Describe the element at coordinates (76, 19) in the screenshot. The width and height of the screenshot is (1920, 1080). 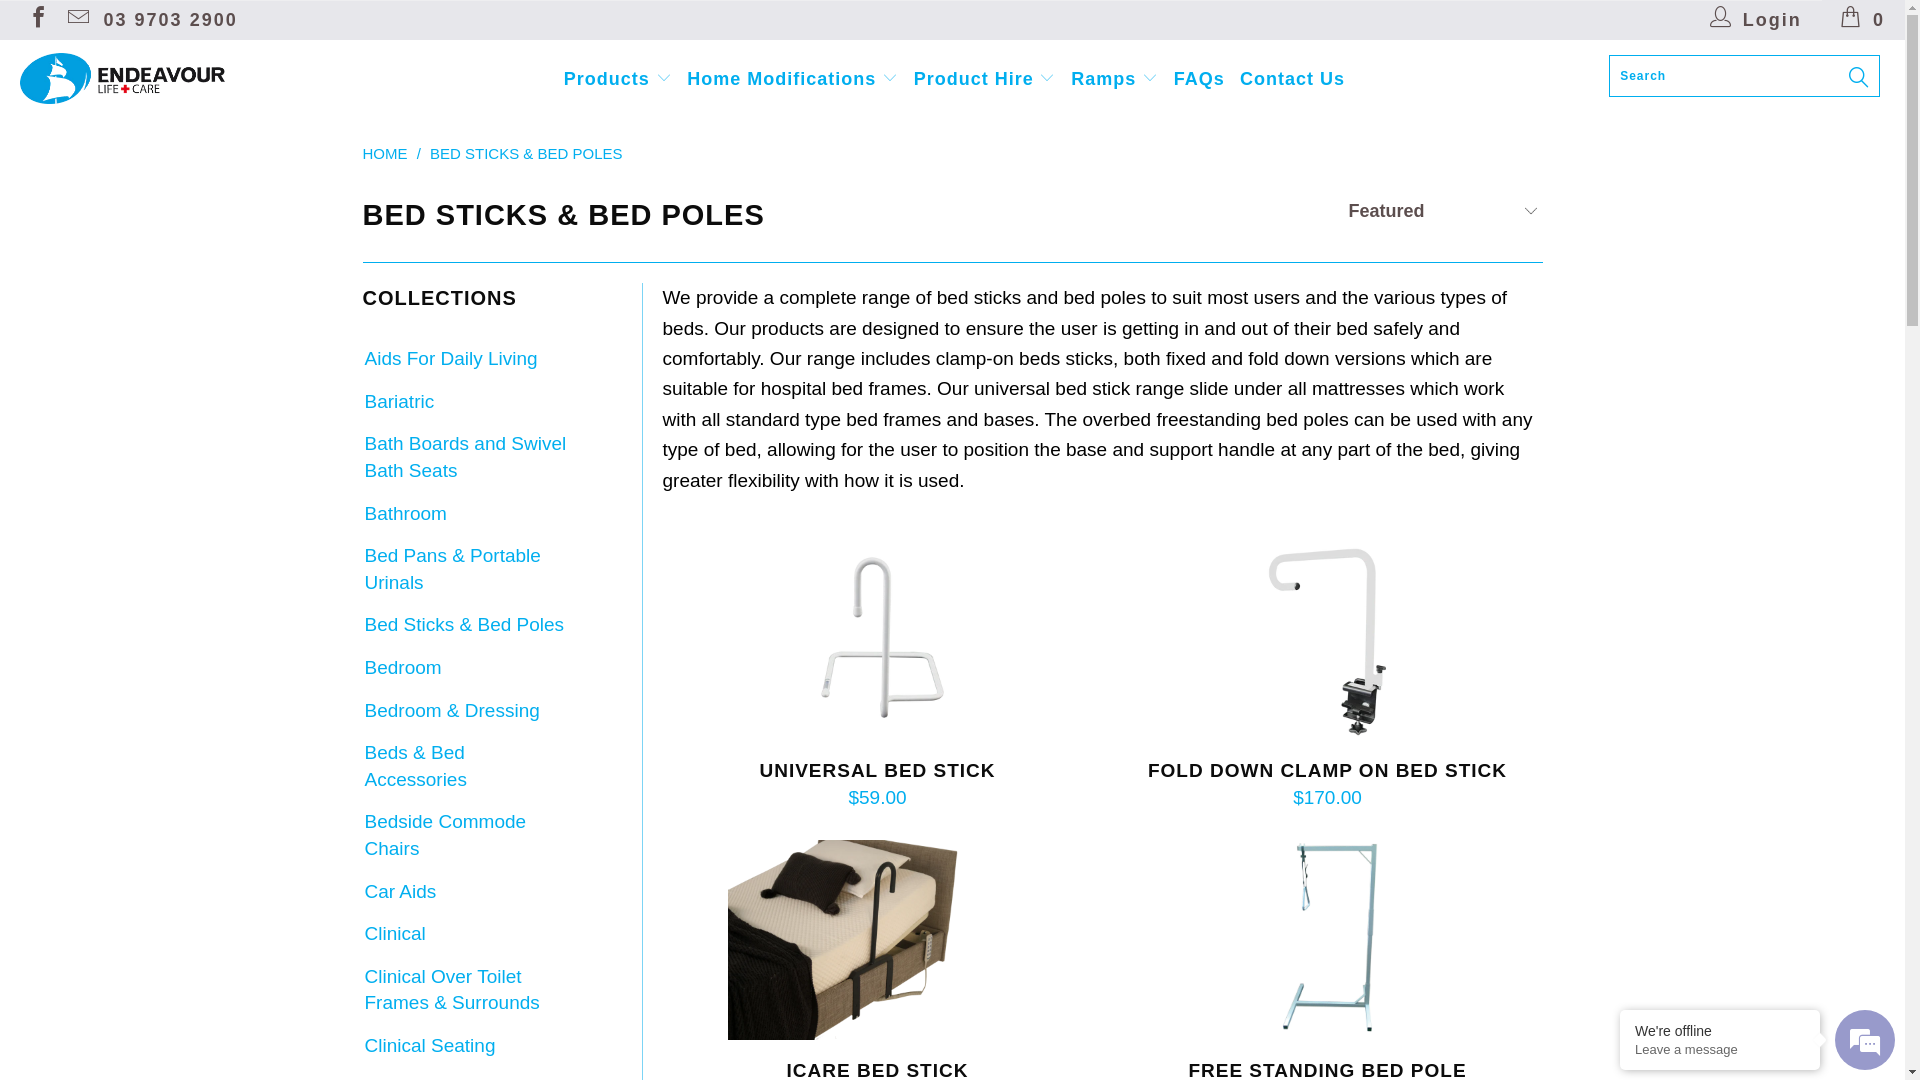
I see `'Email Endeavour Life Care'` at that location.